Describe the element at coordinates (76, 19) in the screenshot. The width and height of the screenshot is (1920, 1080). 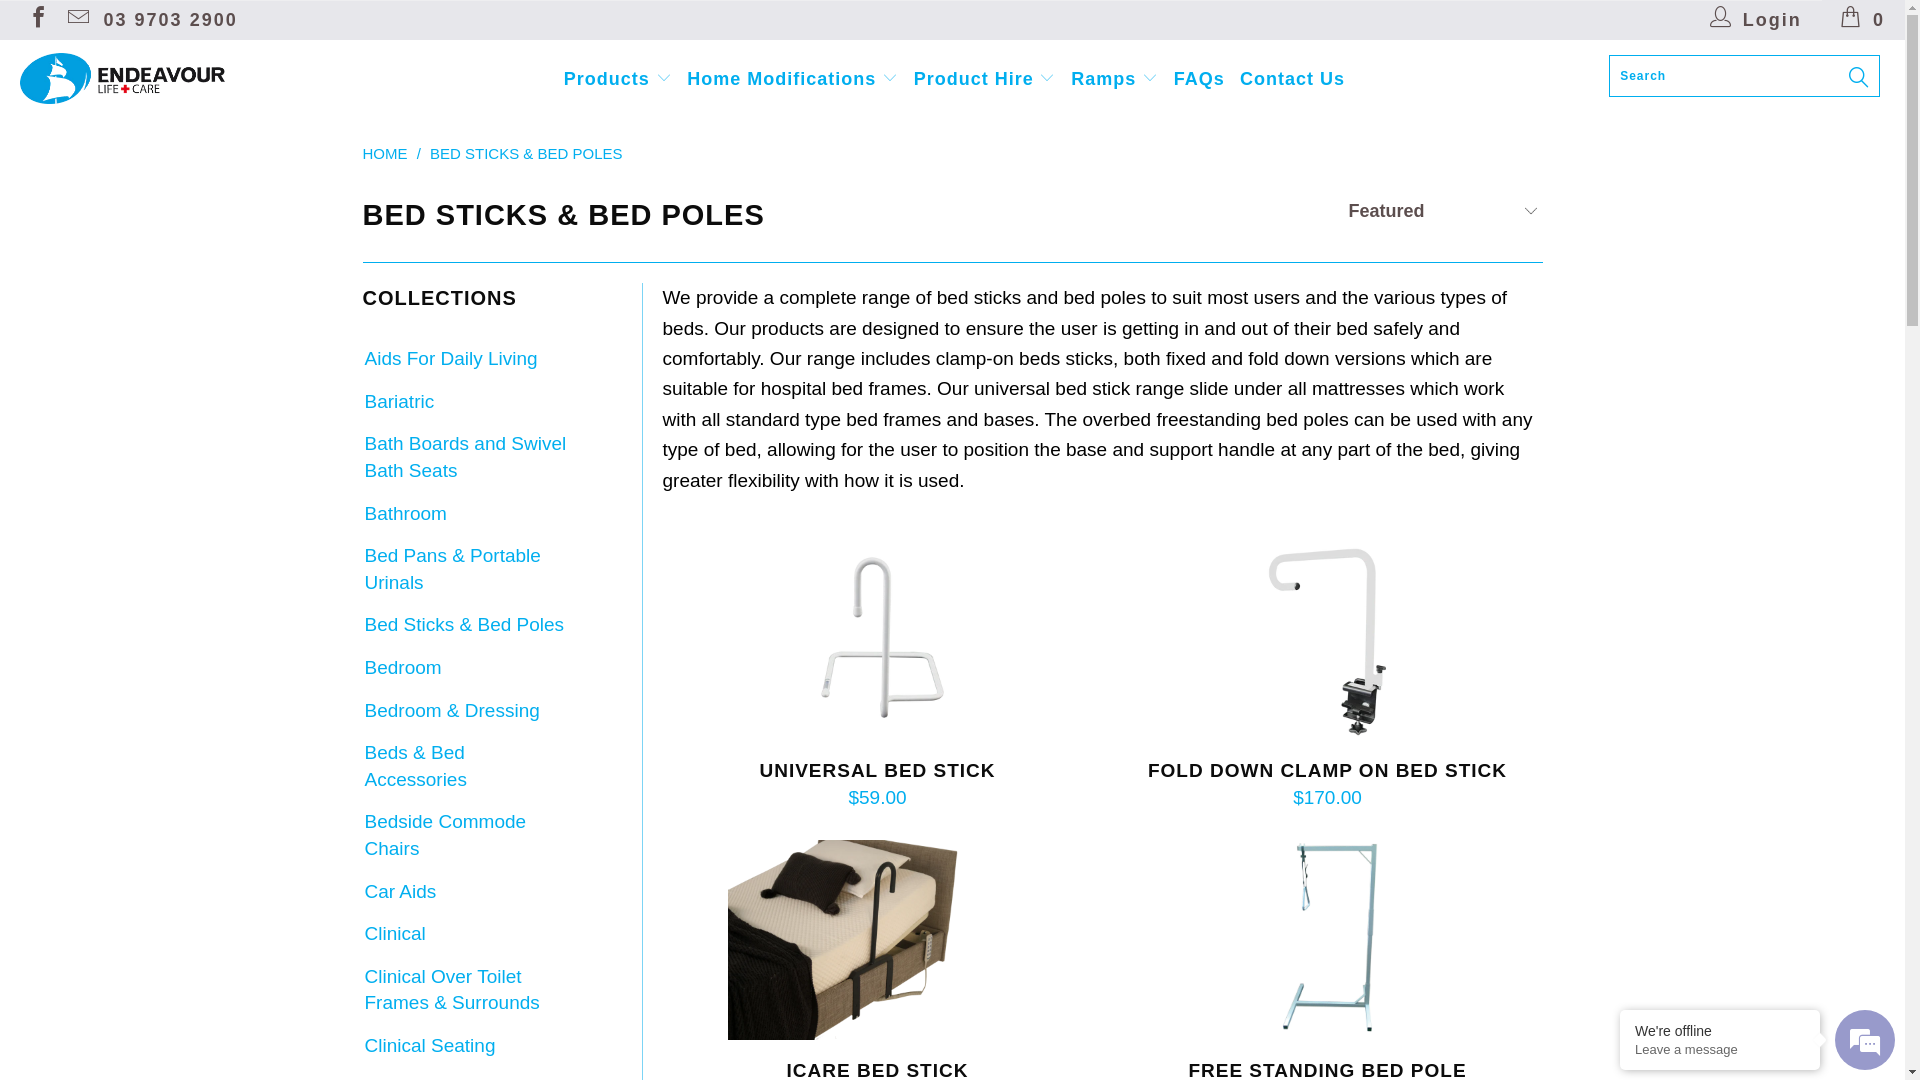
I see `'Email Endeavour Life Care'` at that location.